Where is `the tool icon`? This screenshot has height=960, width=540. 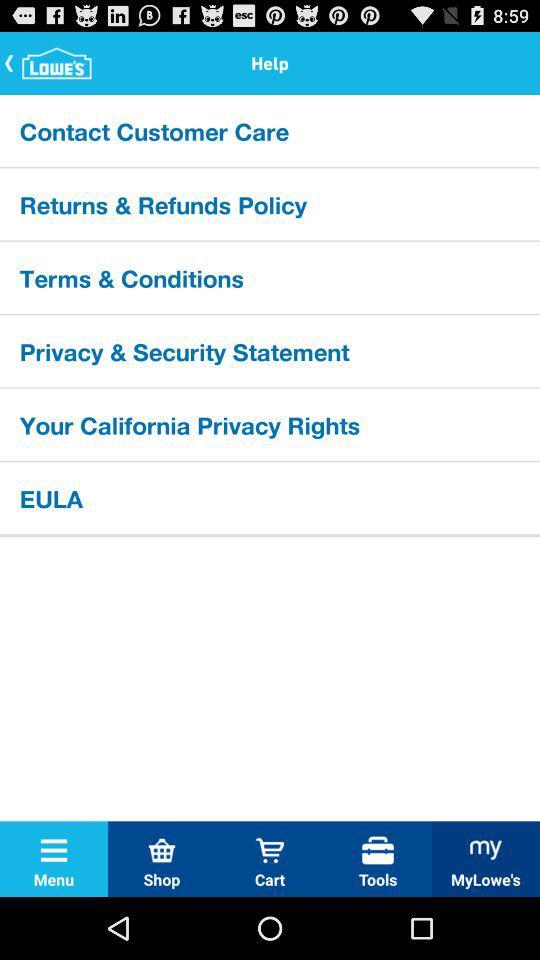
the tool icon is located at coordinates (378, 849).